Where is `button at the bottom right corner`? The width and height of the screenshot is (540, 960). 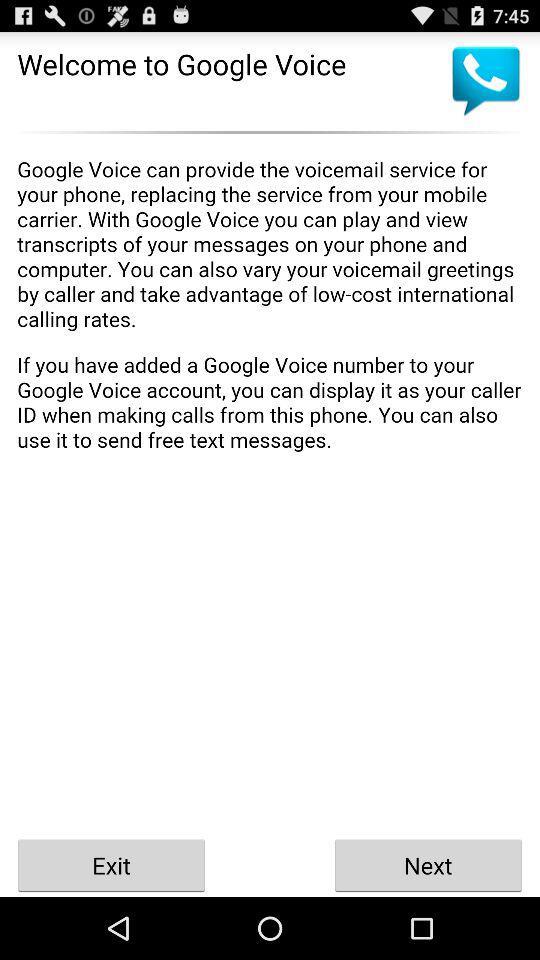
button at the bottom right corner is located at coordinates (427, 864).